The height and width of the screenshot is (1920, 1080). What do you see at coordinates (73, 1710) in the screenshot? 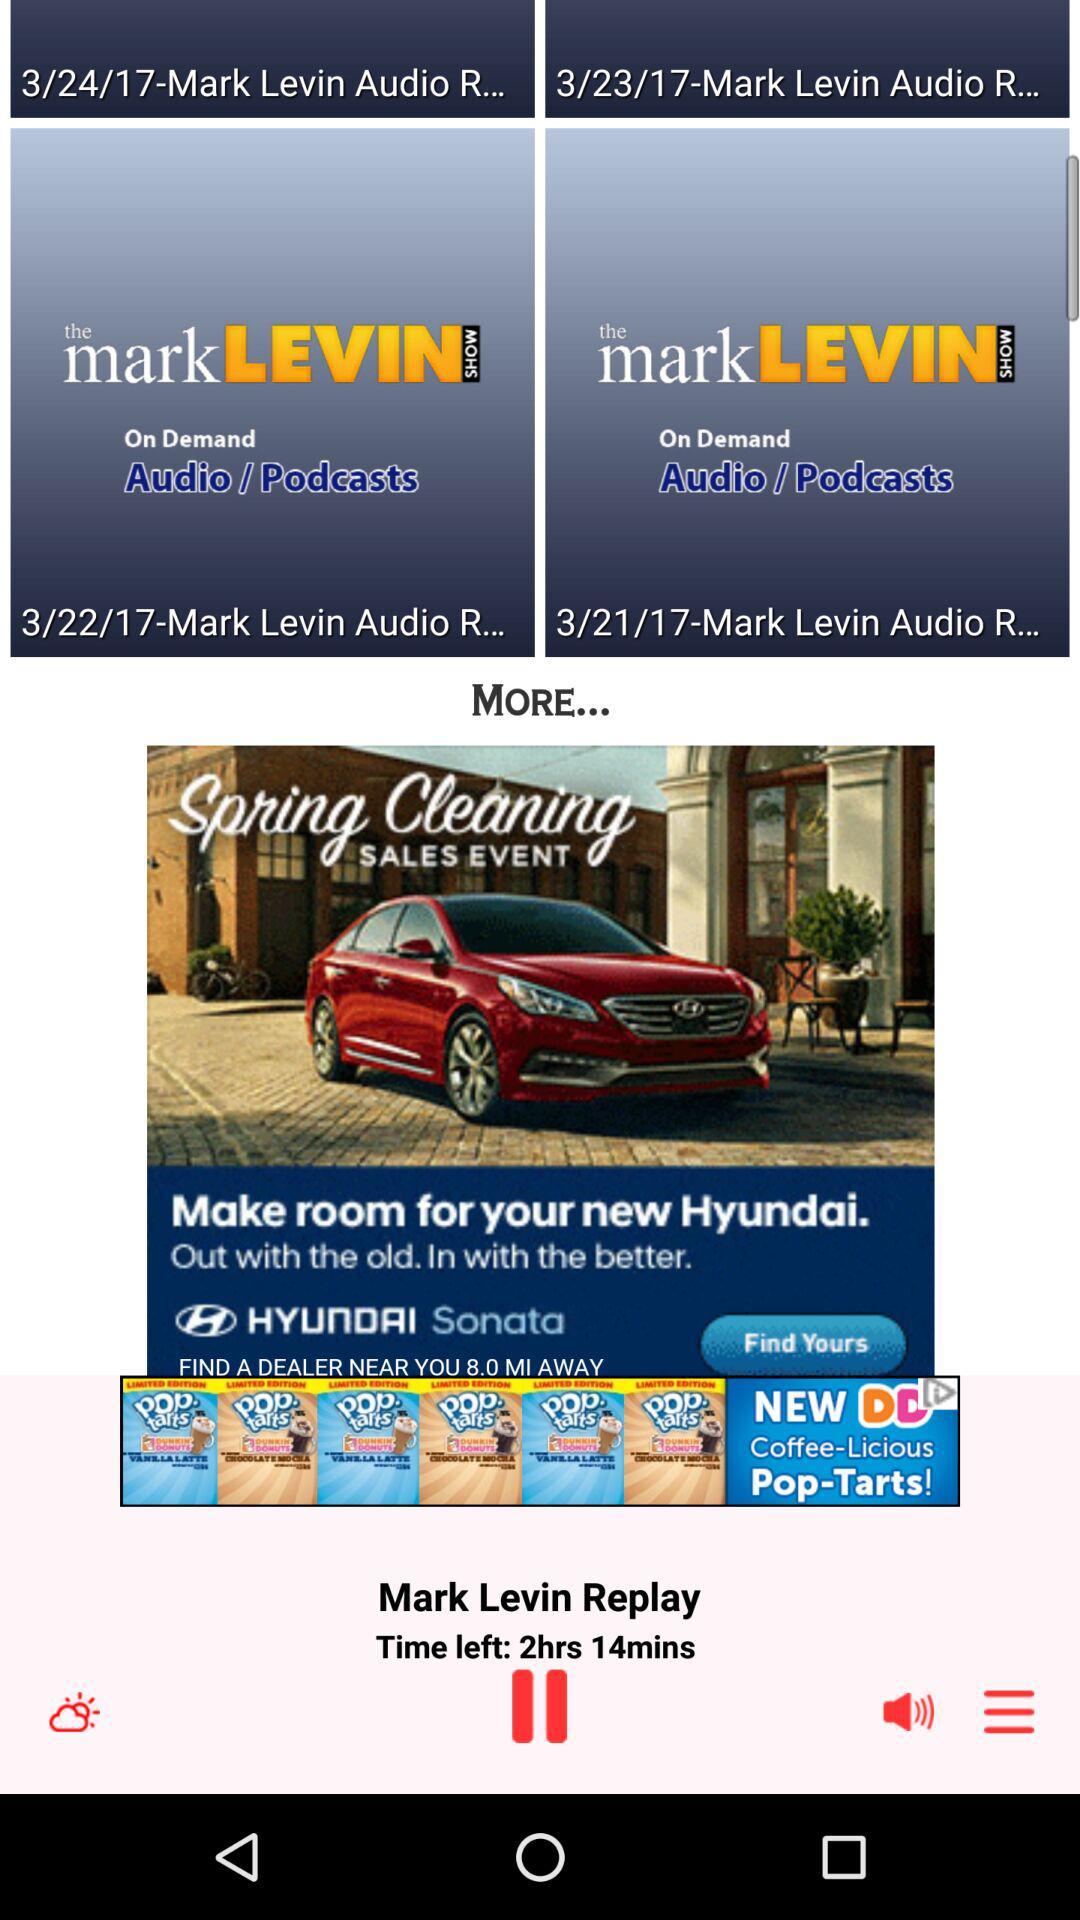
I see `open weather channel` at bounding box center [73, 1710].